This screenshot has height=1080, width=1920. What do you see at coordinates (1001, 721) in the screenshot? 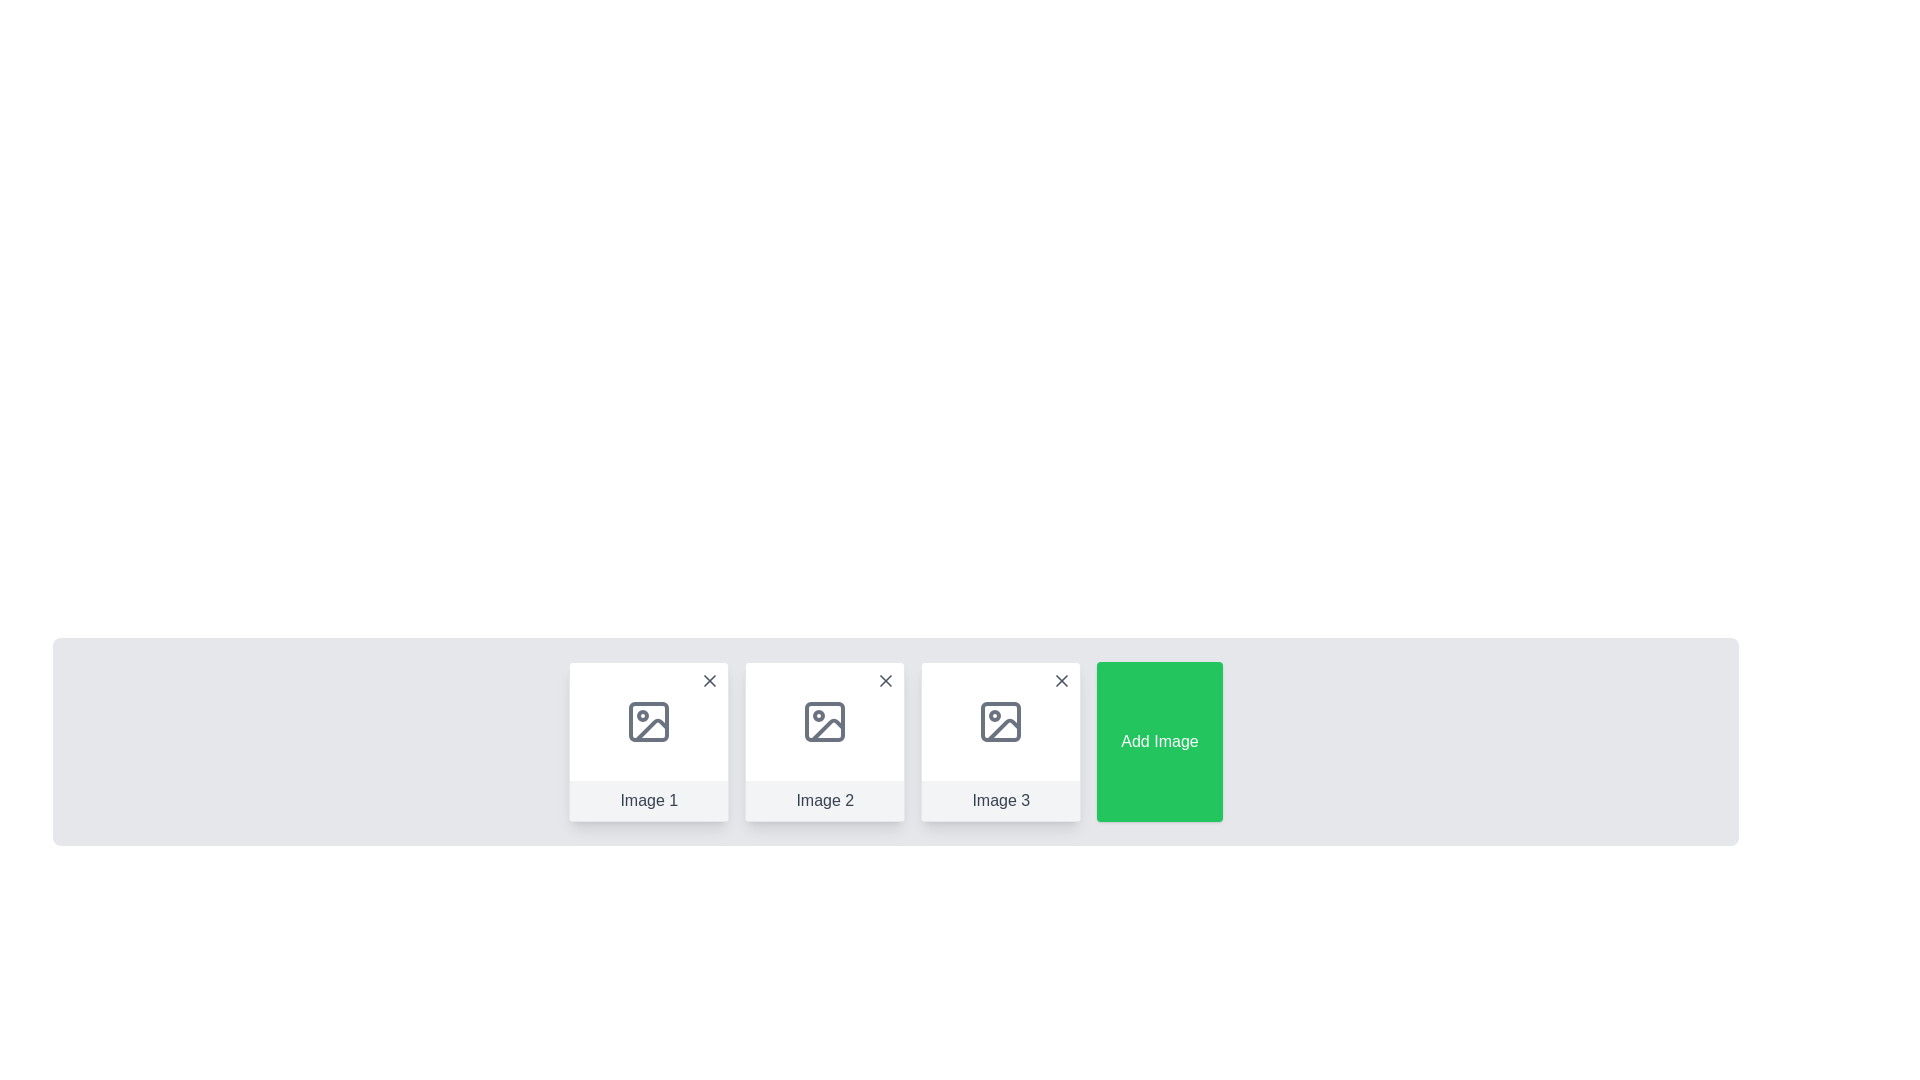
I see `the third image icon, which is styled in gray and features a mountain pattern with a sun or moon above it, located on a horizontal bar labeled 'Image 3'` at bounding box center [1001, 721].